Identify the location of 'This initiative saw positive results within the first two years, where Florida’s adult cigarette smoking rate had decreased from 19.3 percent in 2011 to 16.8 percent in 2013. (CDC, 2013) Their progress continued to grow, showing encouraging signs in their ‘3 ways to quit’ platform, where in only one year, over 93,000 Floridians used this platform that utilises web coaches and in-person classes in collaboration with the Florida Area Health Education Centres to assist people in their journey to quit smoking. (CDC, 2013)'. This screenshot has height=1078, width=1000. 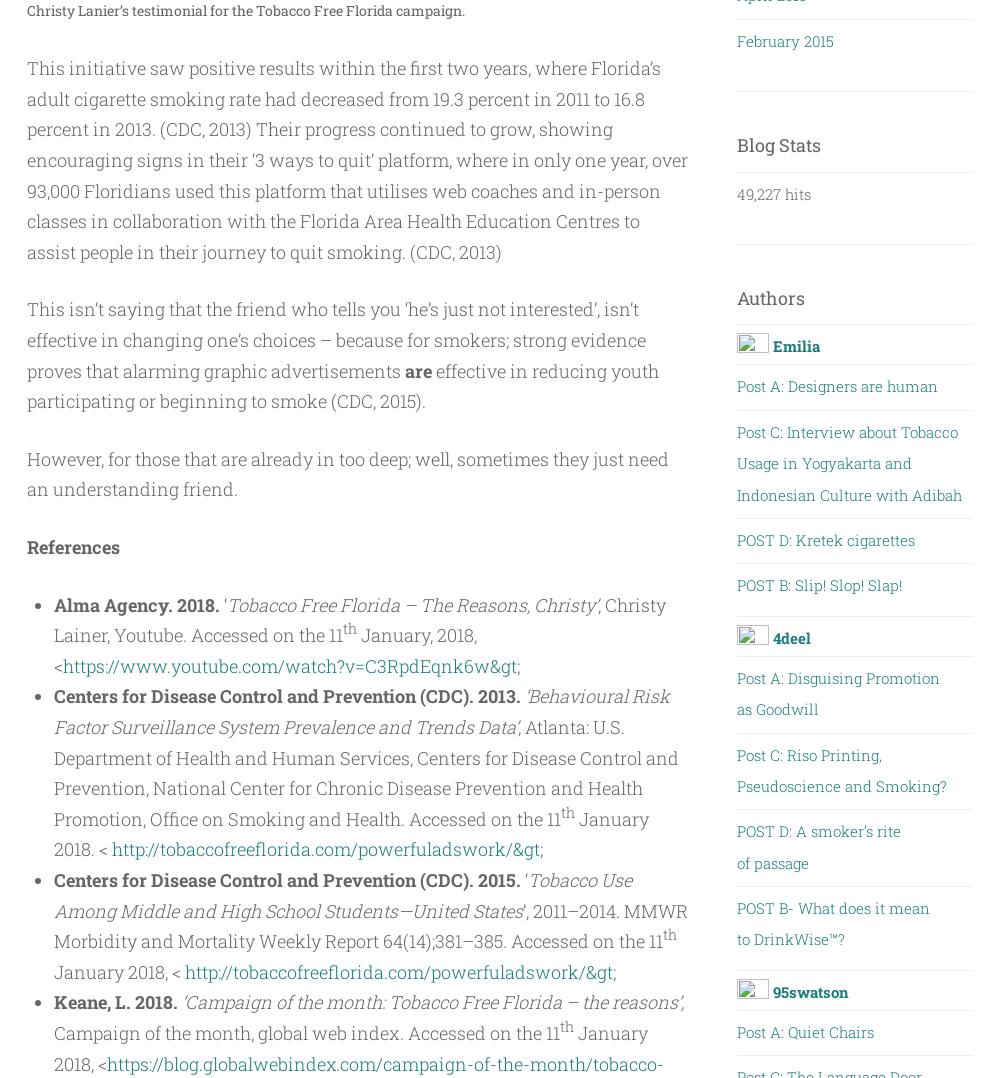
(356, 158).